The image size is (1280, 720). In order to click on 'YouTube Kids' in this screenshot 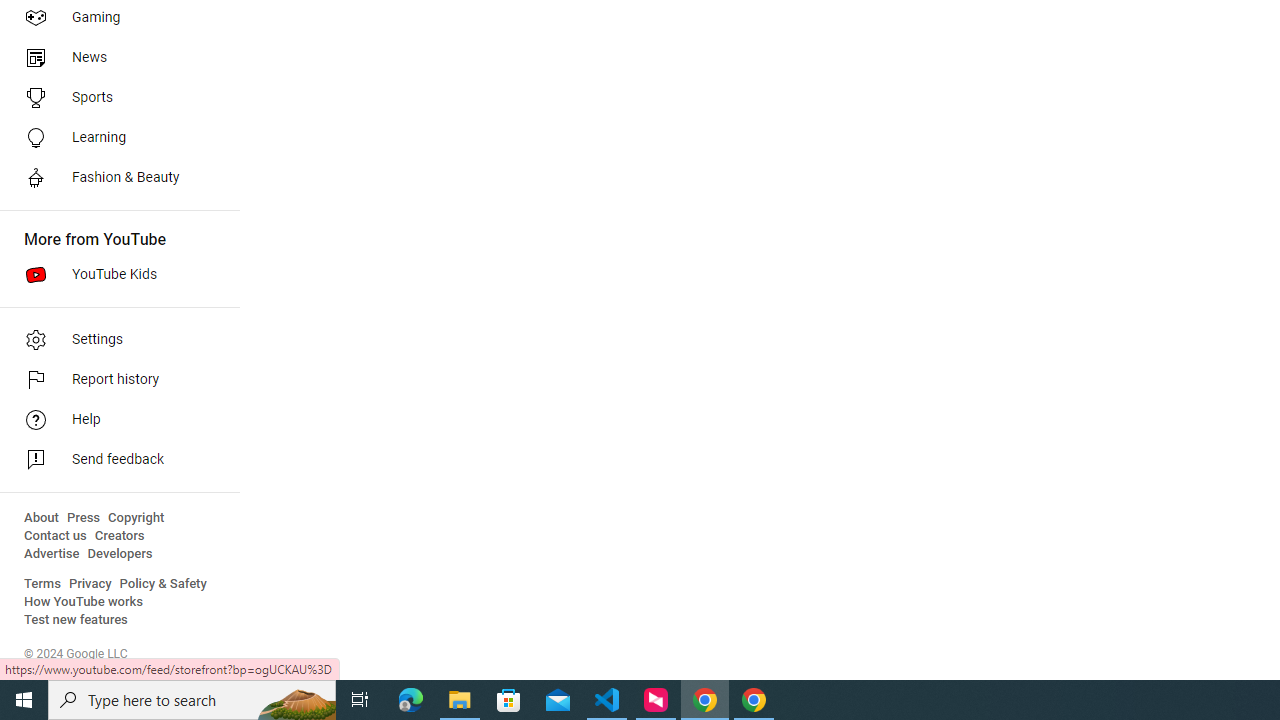, I will do `click(112, 275)`.